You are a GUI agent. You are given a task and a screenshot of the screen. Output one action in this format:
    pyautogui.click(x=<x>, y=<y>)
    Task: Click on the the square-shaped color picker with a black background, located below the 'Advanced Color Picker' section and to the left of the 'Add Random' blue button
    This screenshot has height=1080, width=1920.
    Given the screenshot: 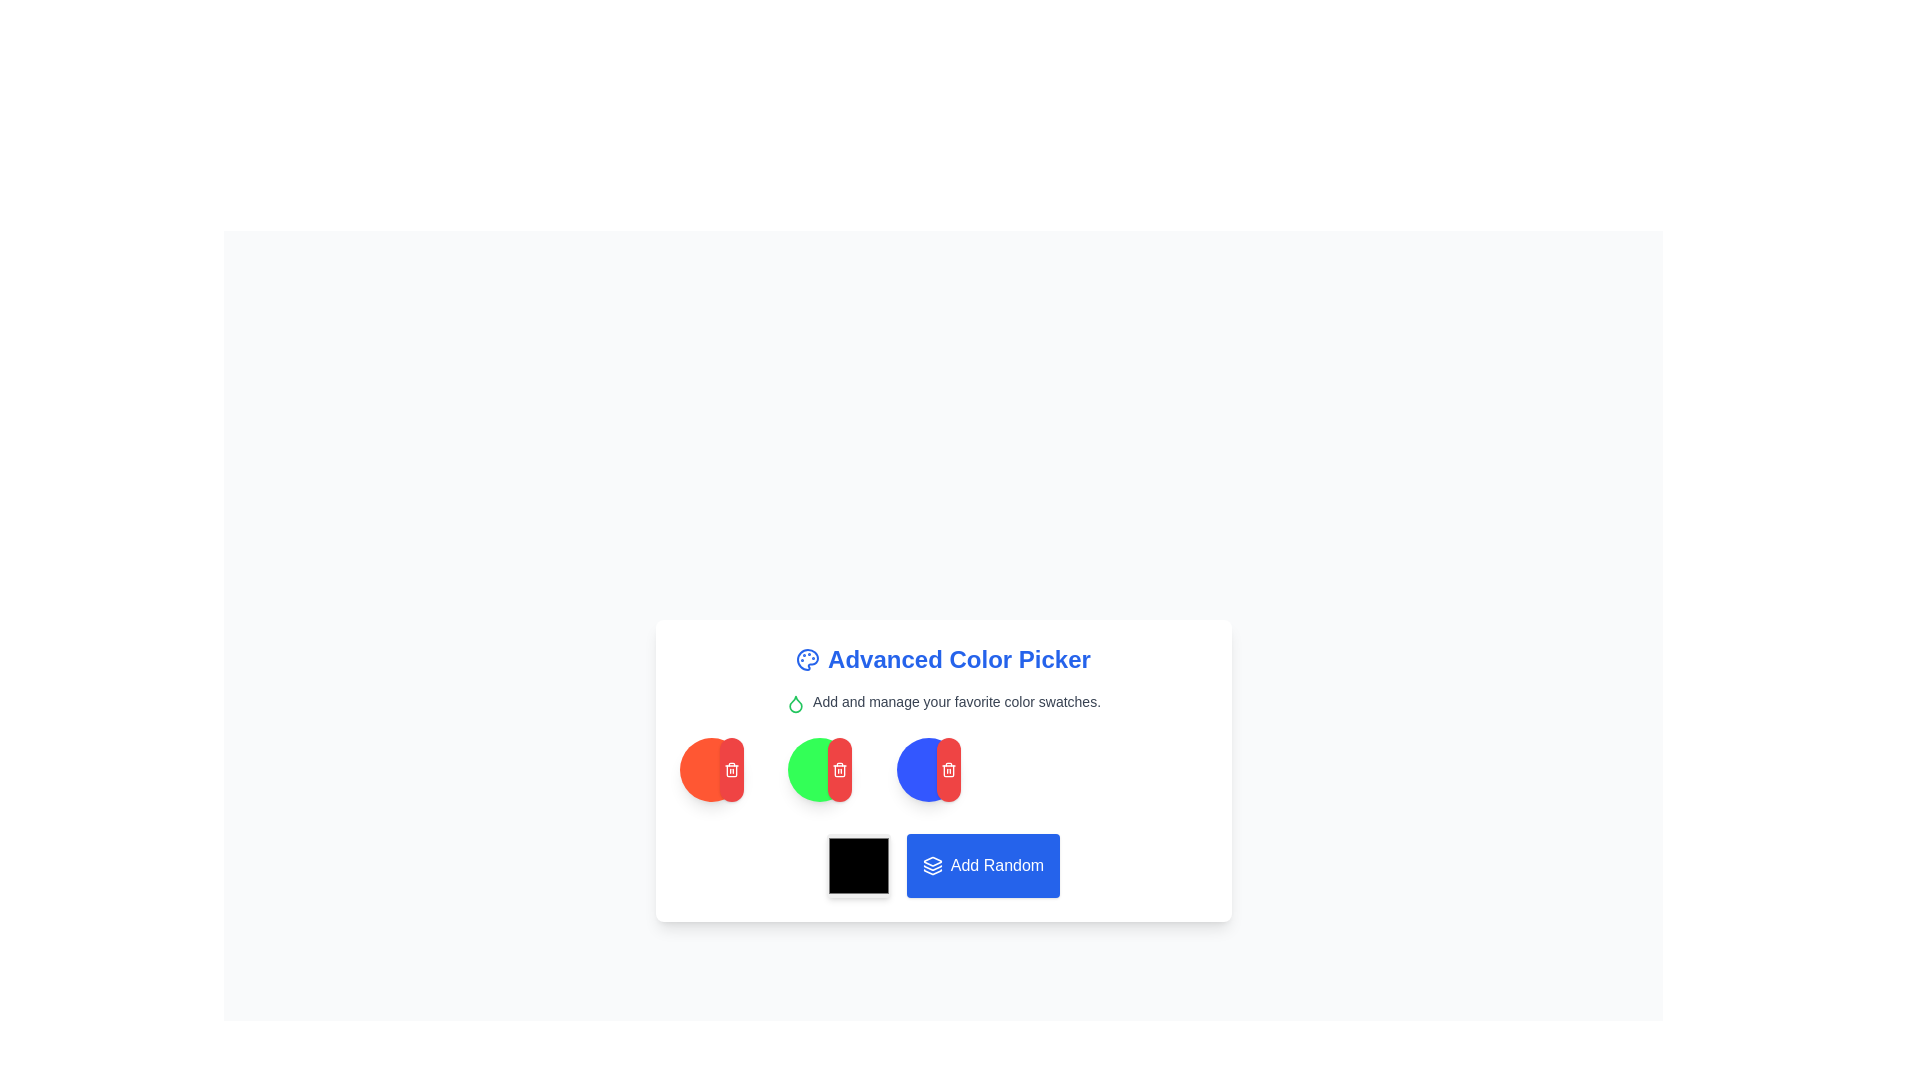 What is the action you would take?
    pyautogui.click(x=858, y=864)
    